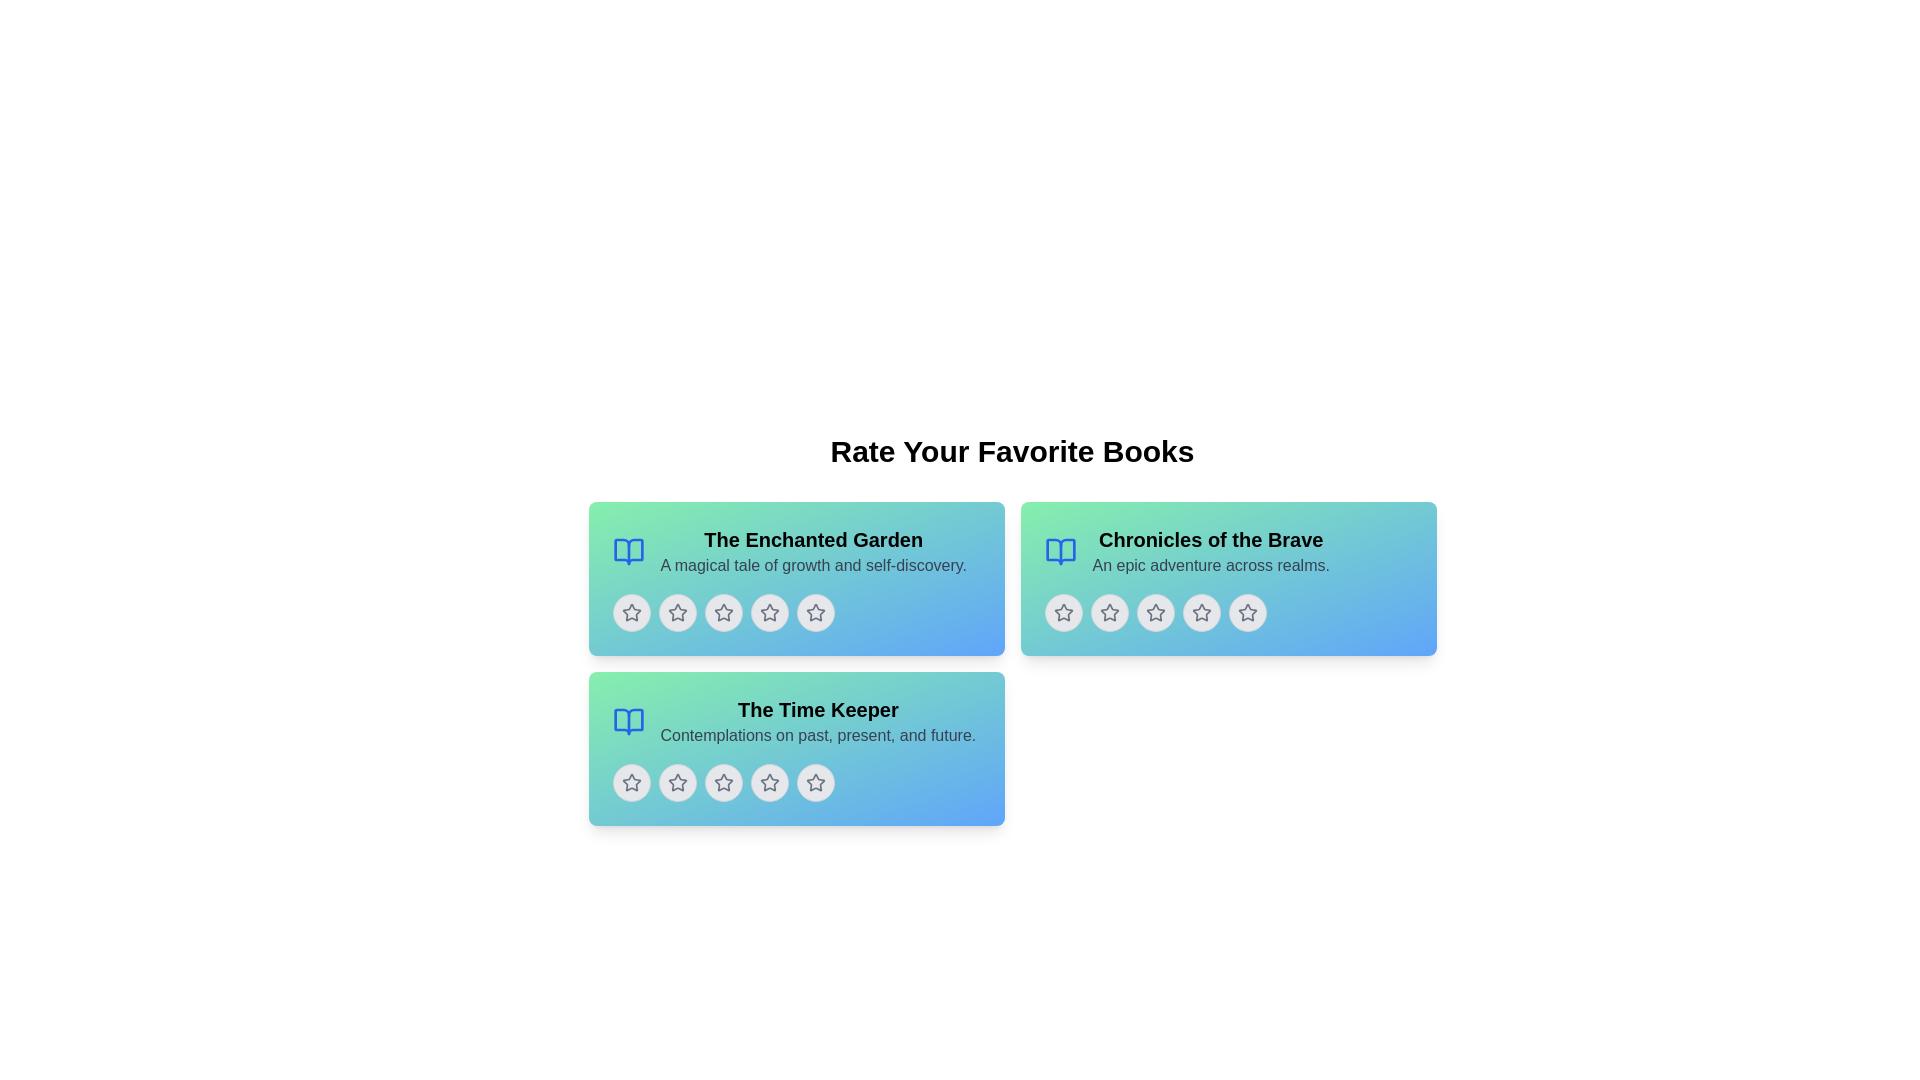 The height and width of the screenshot is (1080, 1920). I want to click on text content of the Text block displaying 'A magical tale of growth and self-discovery.' located beneath the title 'The Enchanted Garden' in the top-left card of the grid, so click(813, 566).